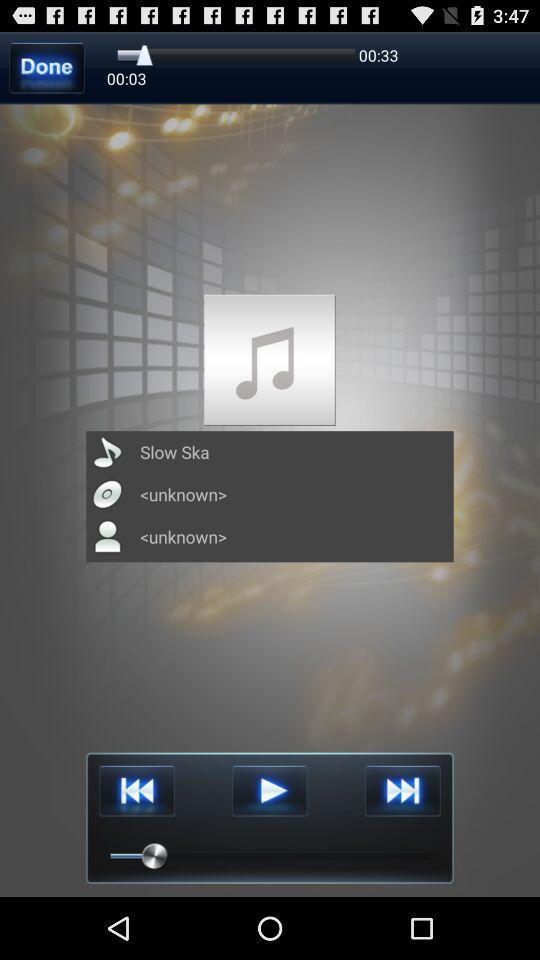 The image size is (540, 960). What do you see at coordinates (269, 791) in the screenshot?
I see `play` at bounding box center [269, 791].